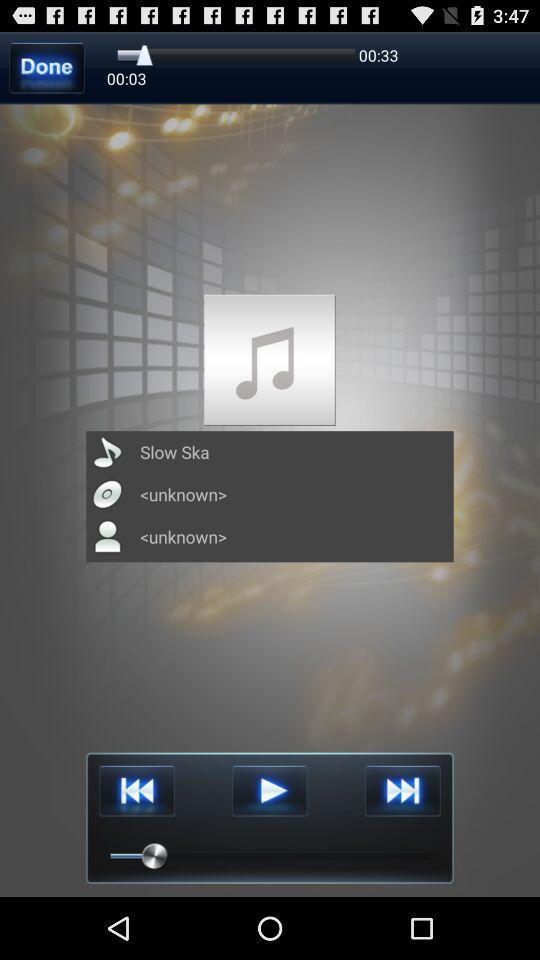 The image size is (540, 960). What do you see at coordinates (269, 791) in the screenshot?
I see `play` at bounding box center [269, 791].